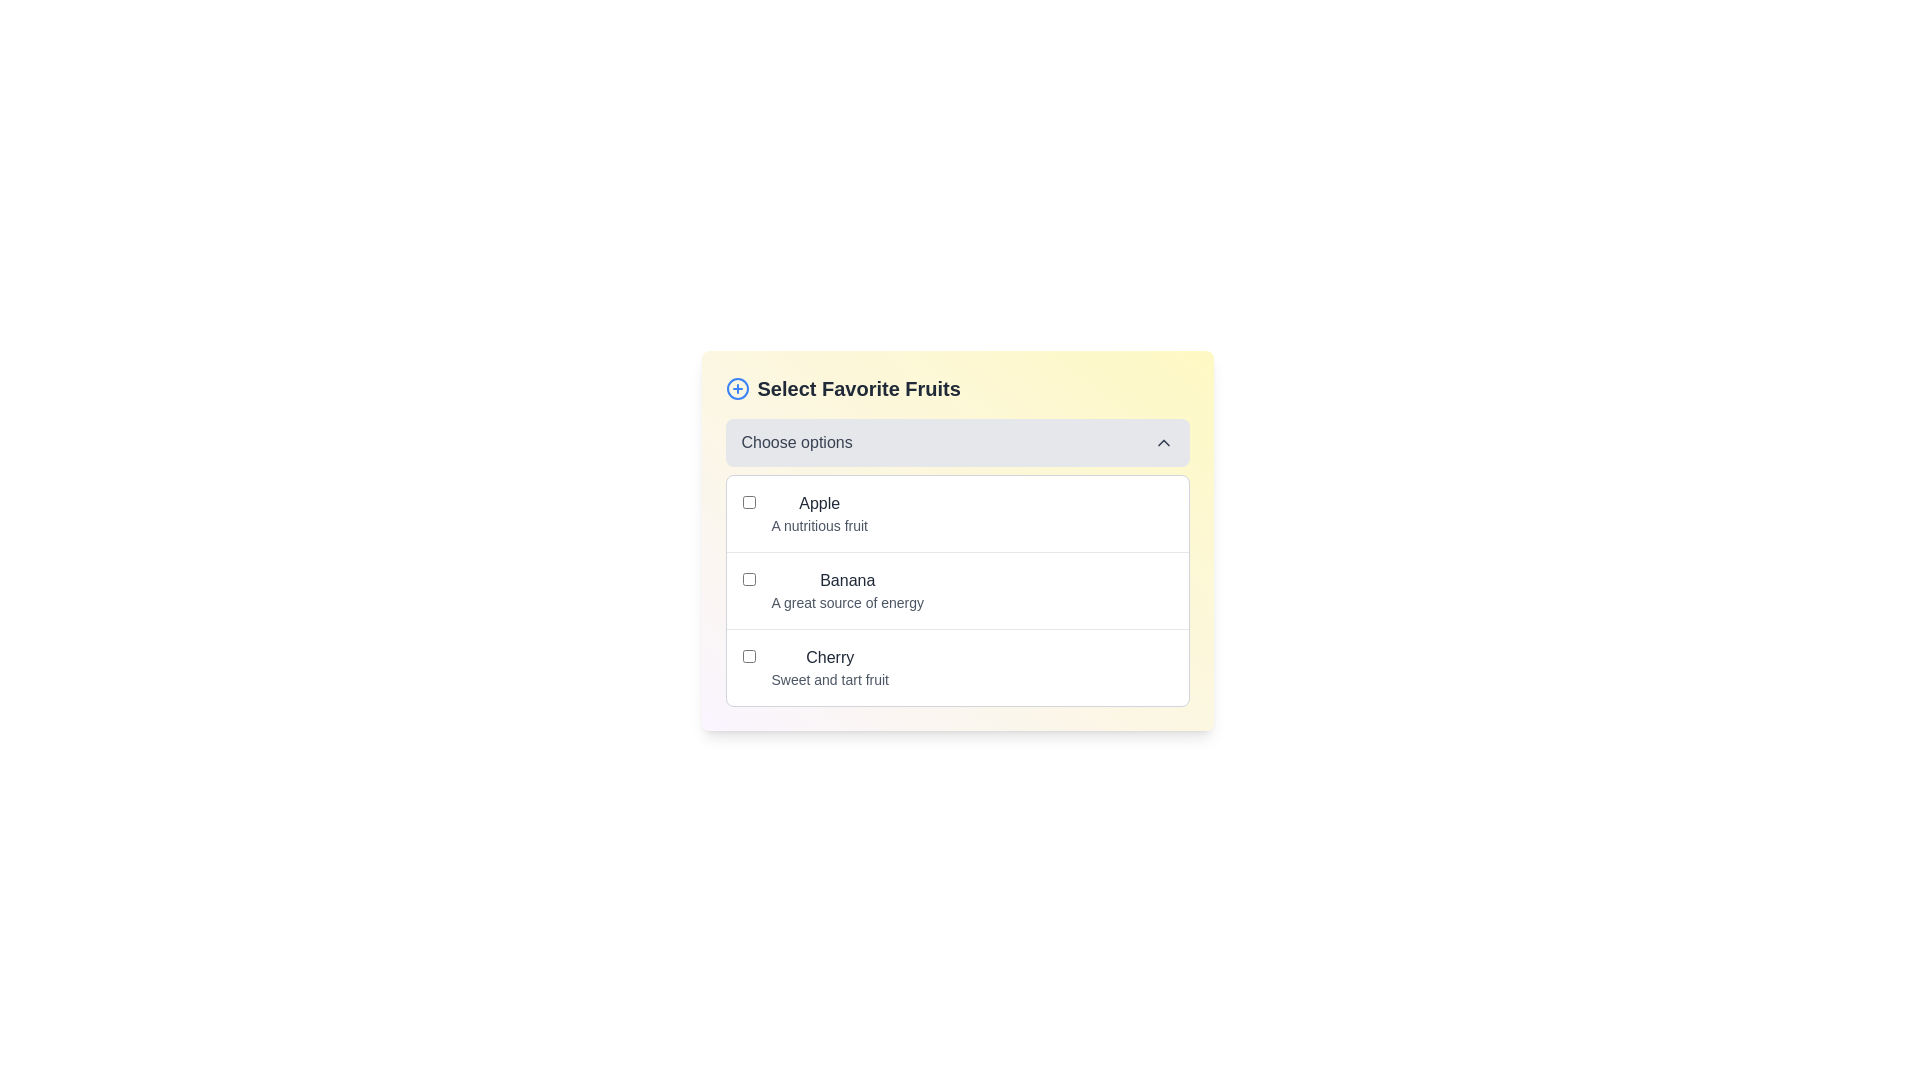  Describe the element at coordinates (796, 442) in the screenshot. I see `the Text label within the dropdown menu located beneath the 'Select Favorite Fruits' header, which prompts users to click and reveal a list of options` at that location.